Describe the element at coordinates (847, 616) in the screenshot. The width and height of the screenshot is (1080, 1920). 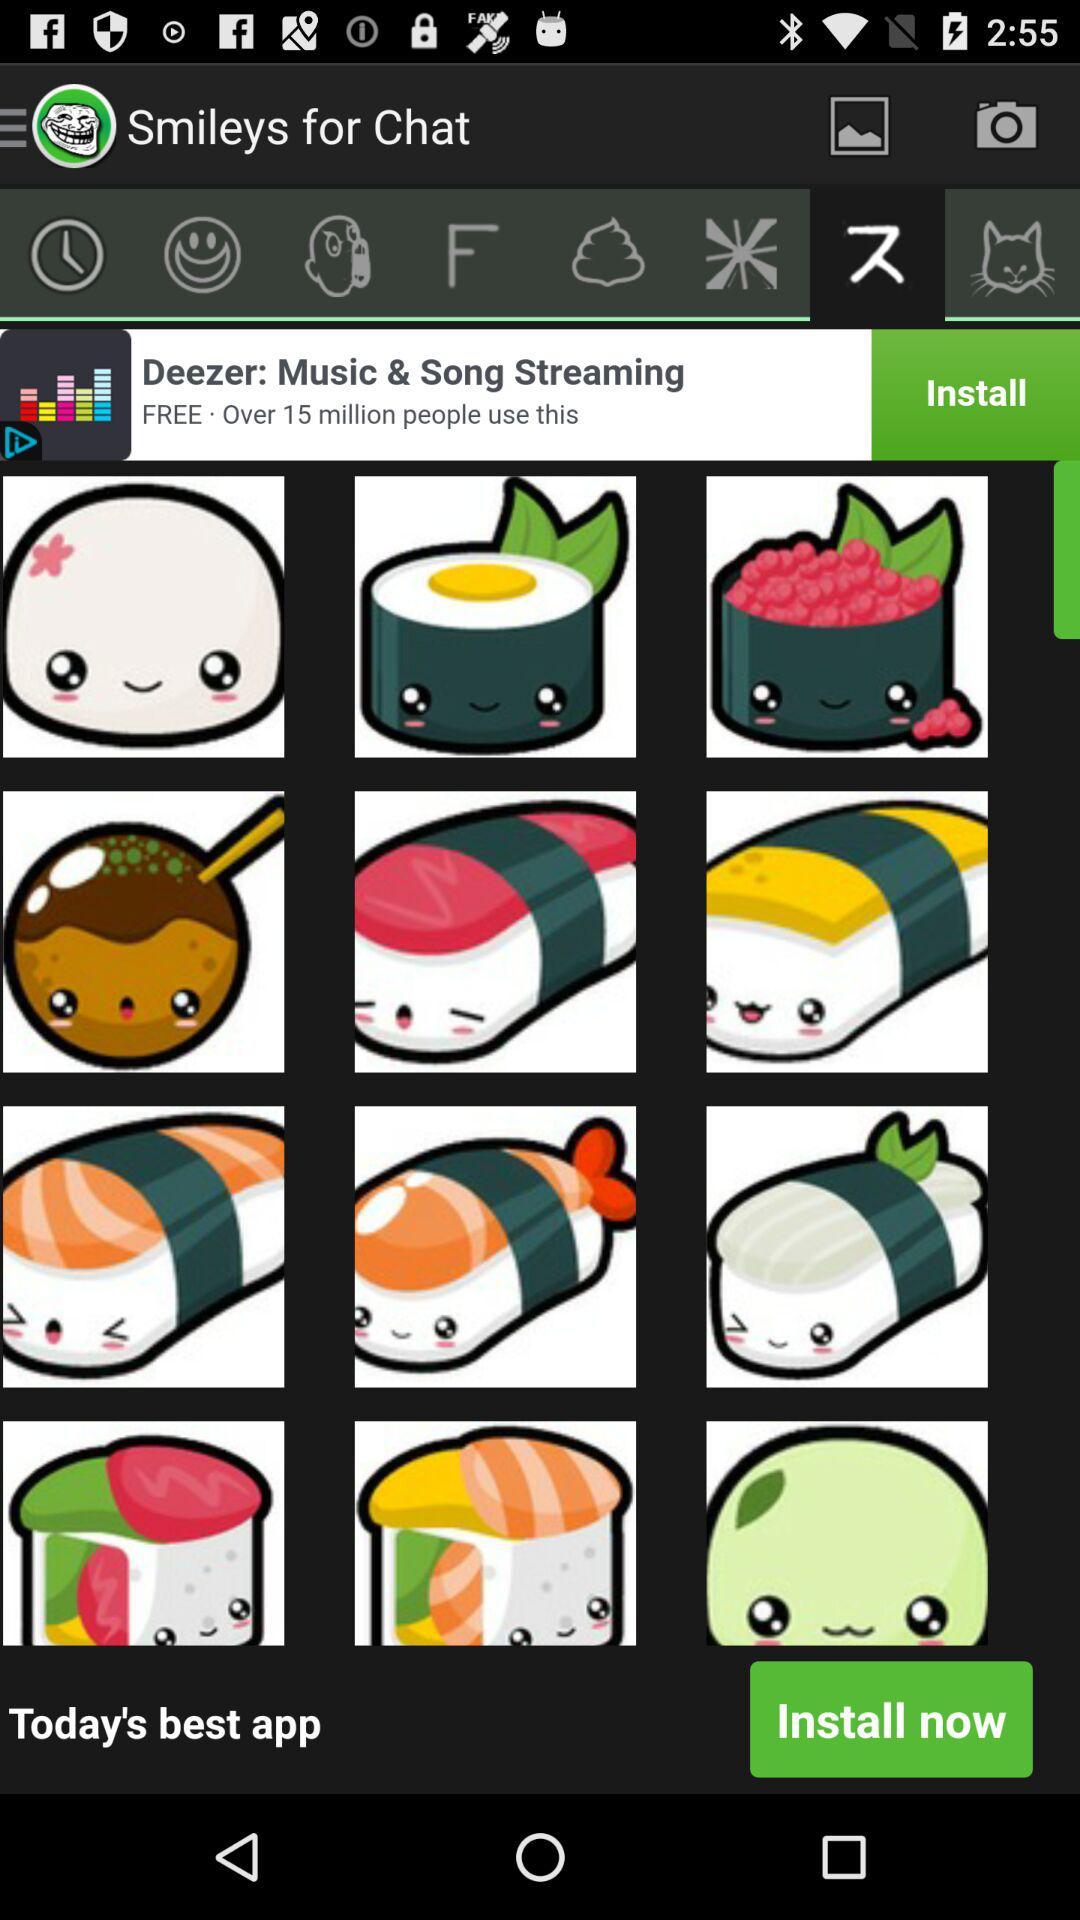
I see `the third image in the first row` at that location.